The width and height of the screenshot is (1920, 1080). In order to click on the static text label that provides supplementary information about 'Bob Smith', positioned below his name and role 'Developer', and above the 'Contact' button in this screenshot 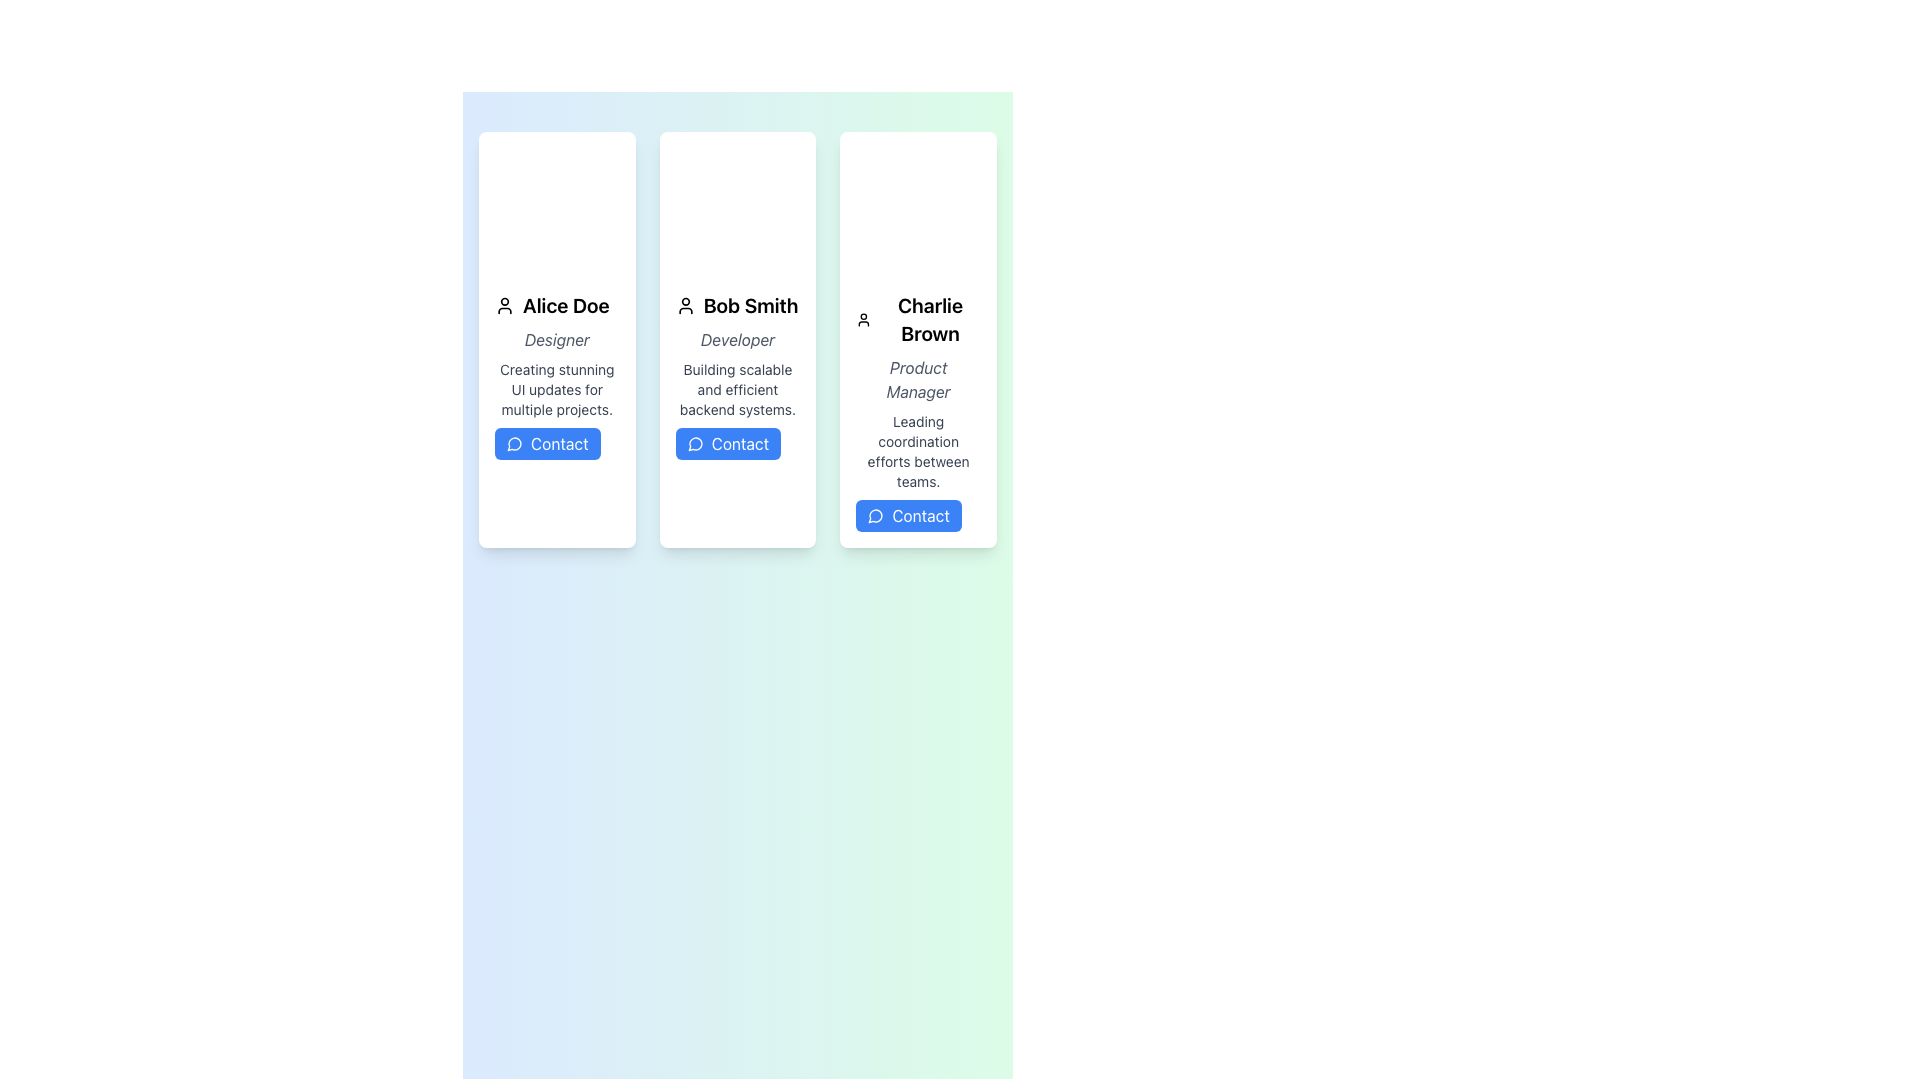, I will do `click(737, 389)`.